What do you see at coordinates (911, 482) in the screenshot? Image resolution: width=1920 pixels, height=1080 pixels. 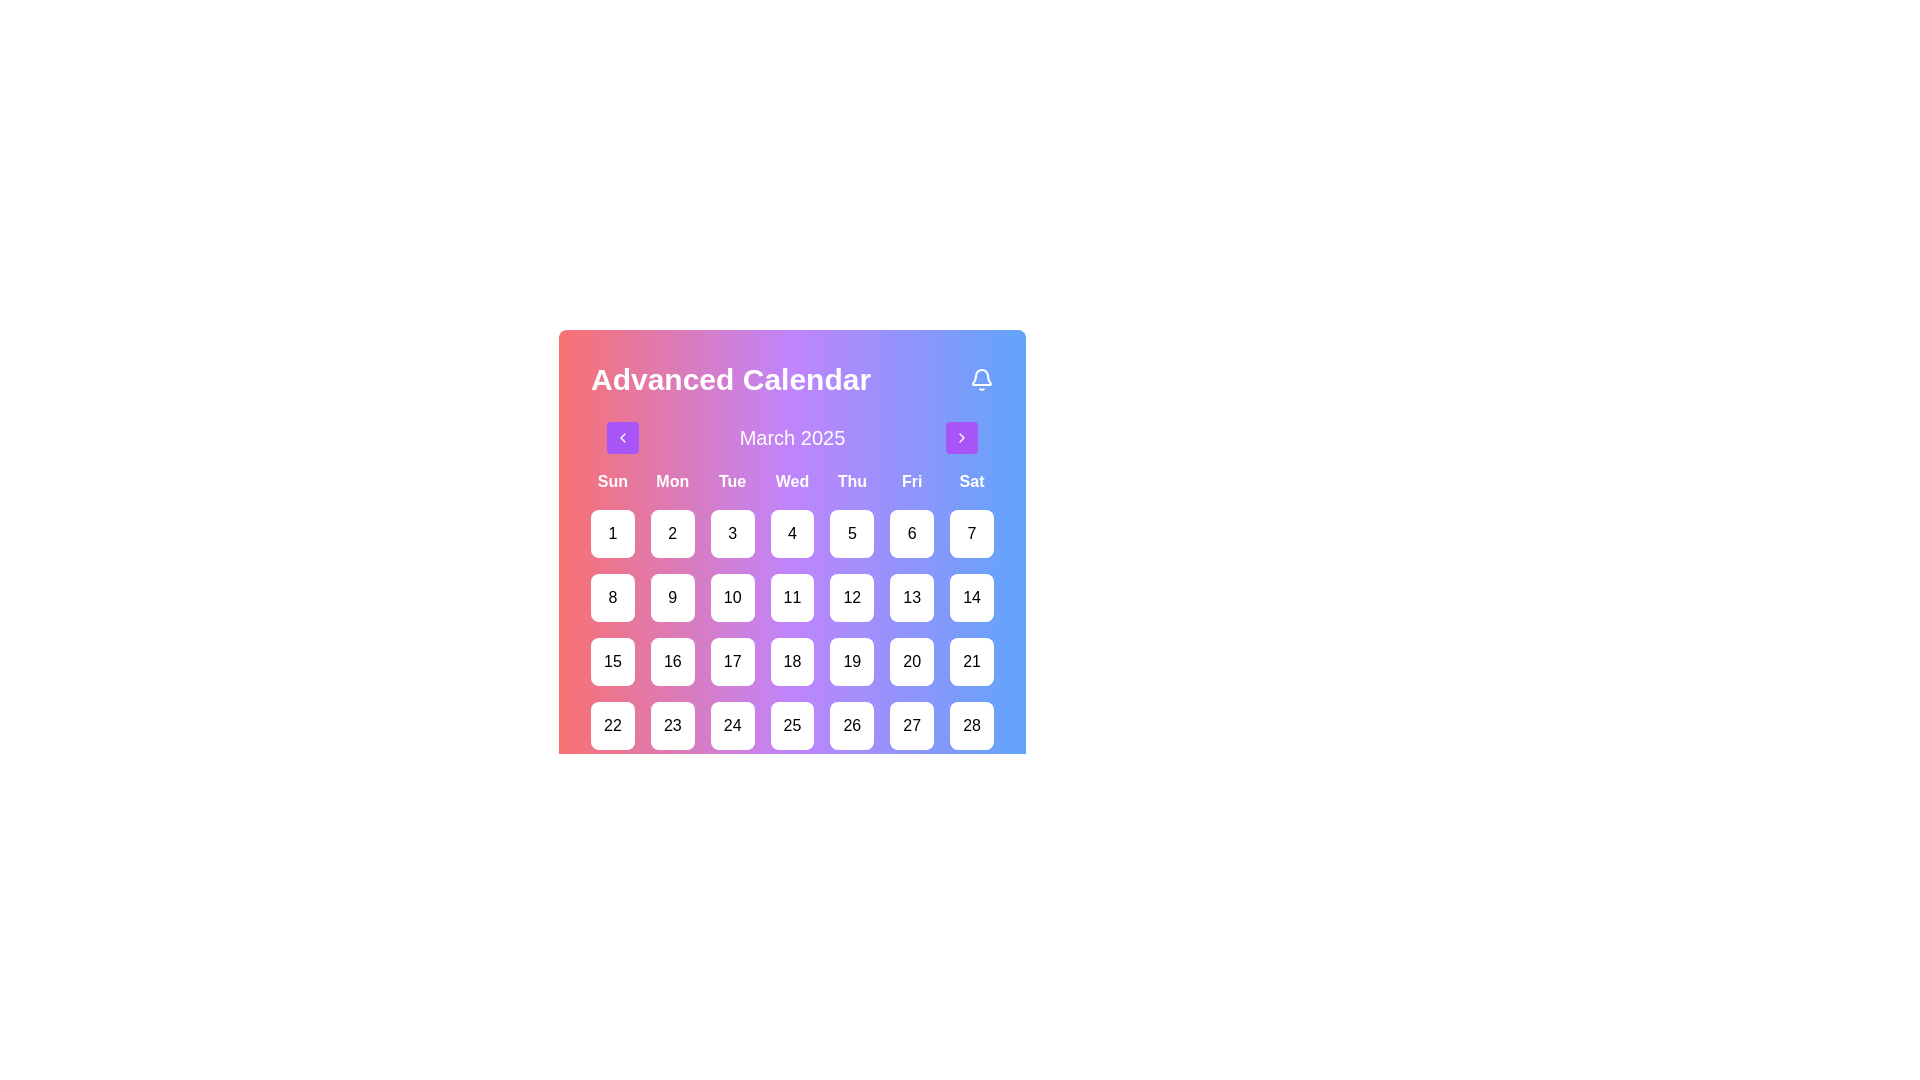 I see `the static label for Friday in the calendar header section, which is the sixth label in the row of days of the week, located between 'Thu' and 'Sat'` at bounding box center [911, 482].